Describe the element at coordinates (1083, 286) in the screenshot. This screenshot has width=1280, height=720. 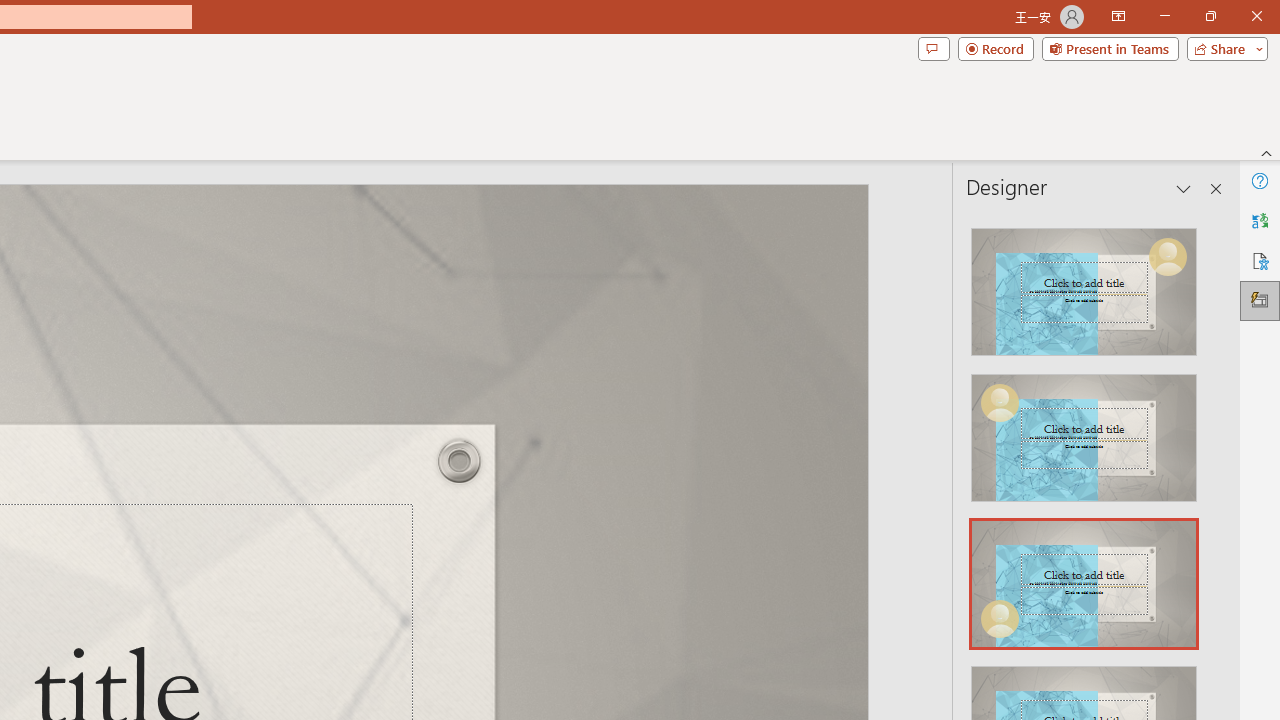
I see `'Recommended Design: Design Idea'` at that location.